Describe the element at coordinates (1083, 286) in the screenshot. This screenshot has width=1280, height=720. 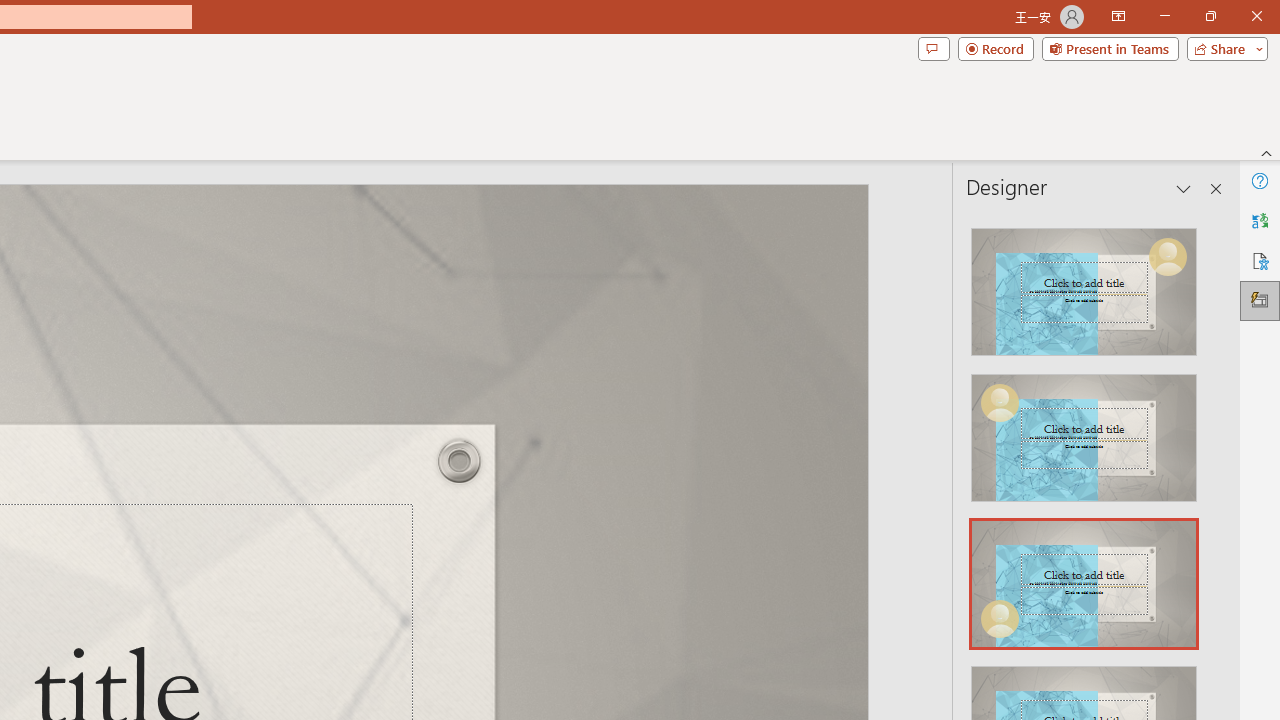
I see `'Recommended Design: Design Idea'` at that location.